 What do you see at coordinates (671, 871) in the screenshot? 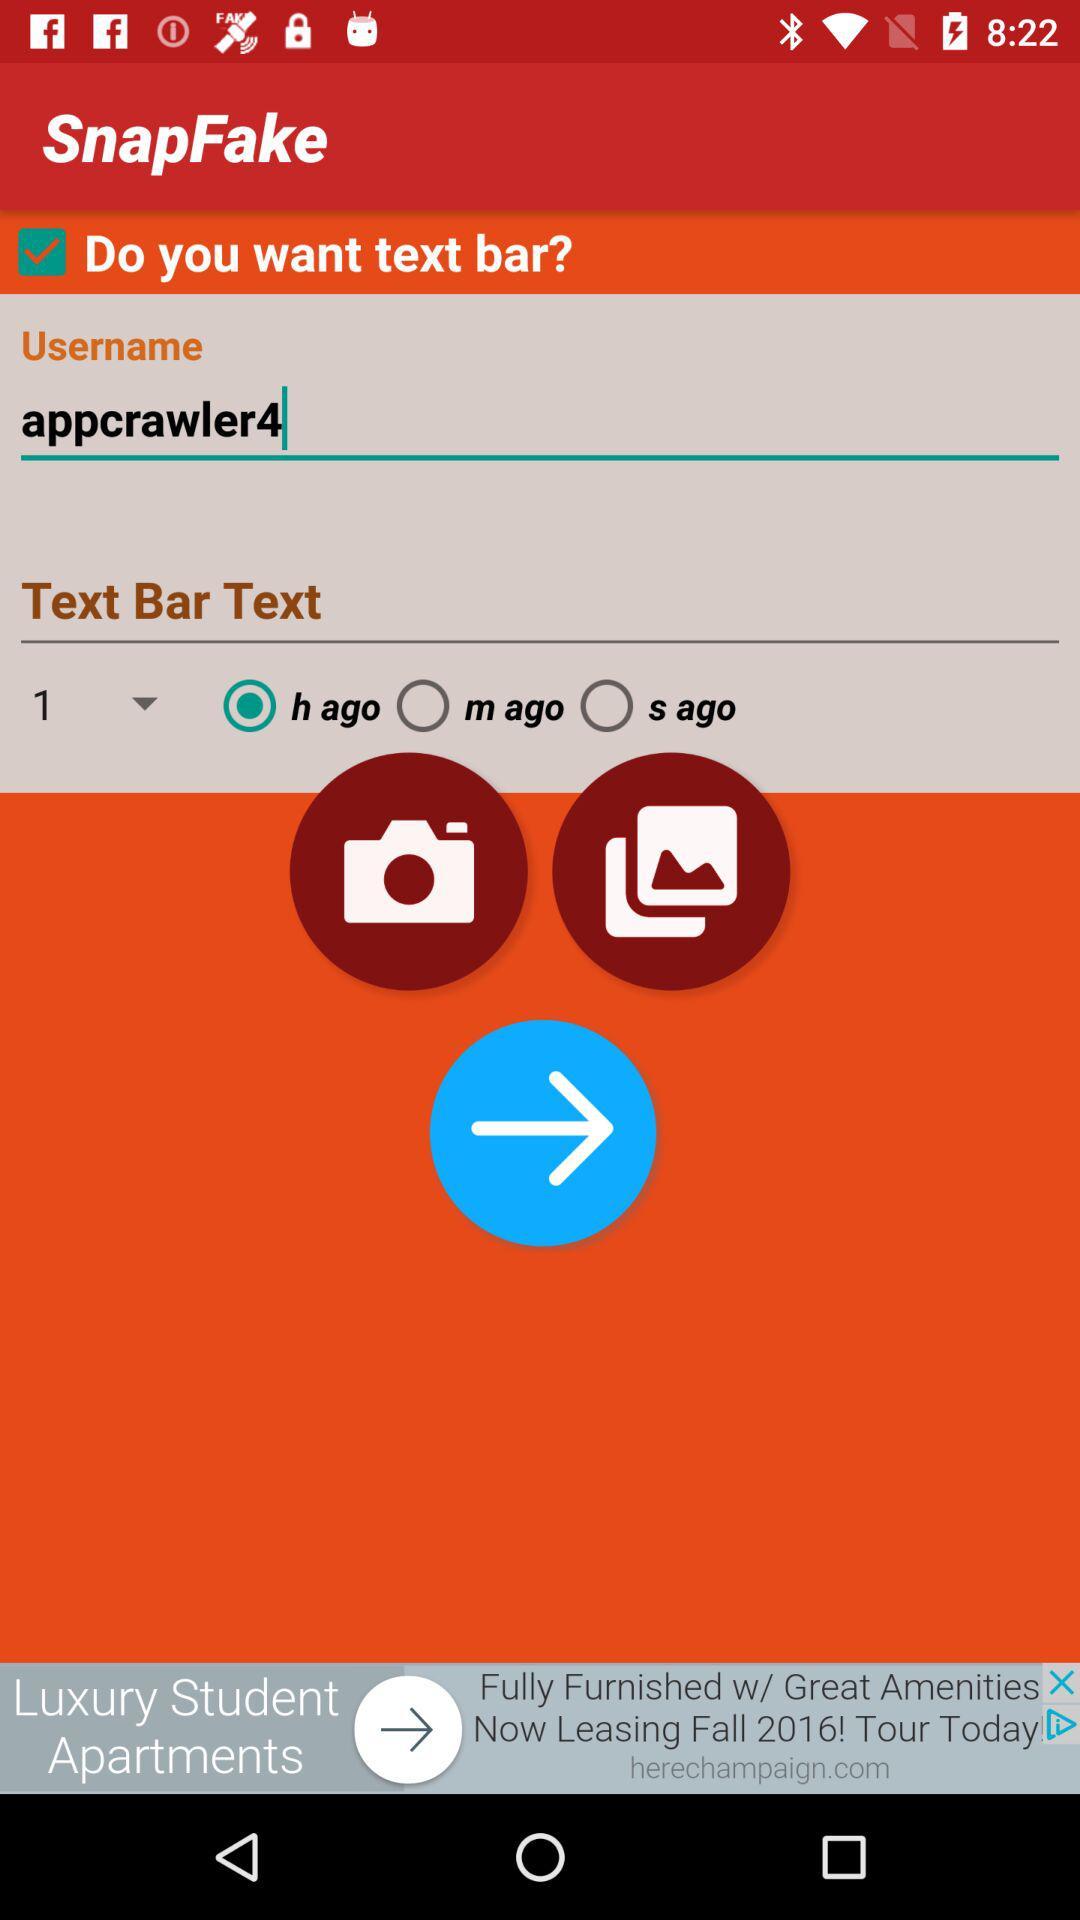
I see `open photos` at bounding box center [671, 871].